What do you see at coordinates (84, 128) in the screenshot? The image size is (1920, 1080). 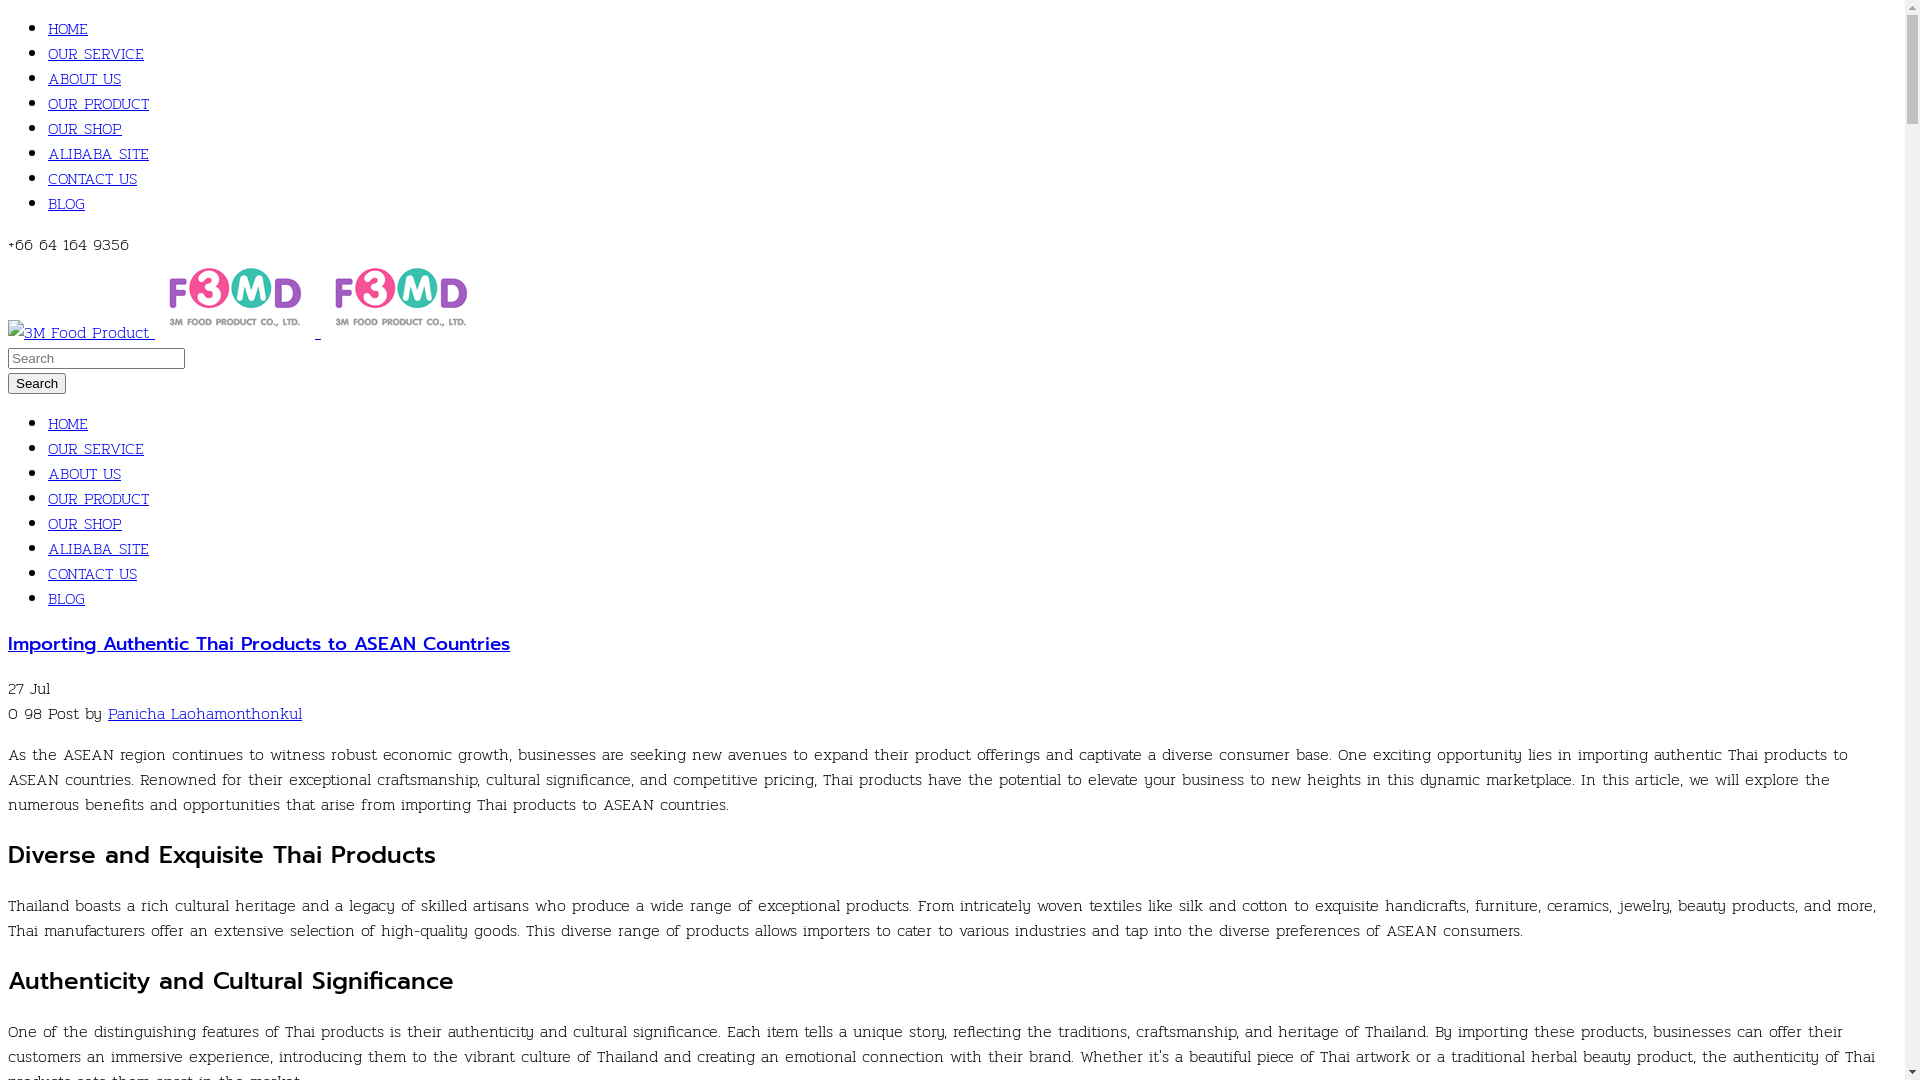 I see `'OUR SHOP'` at bounding box center [84, 128].